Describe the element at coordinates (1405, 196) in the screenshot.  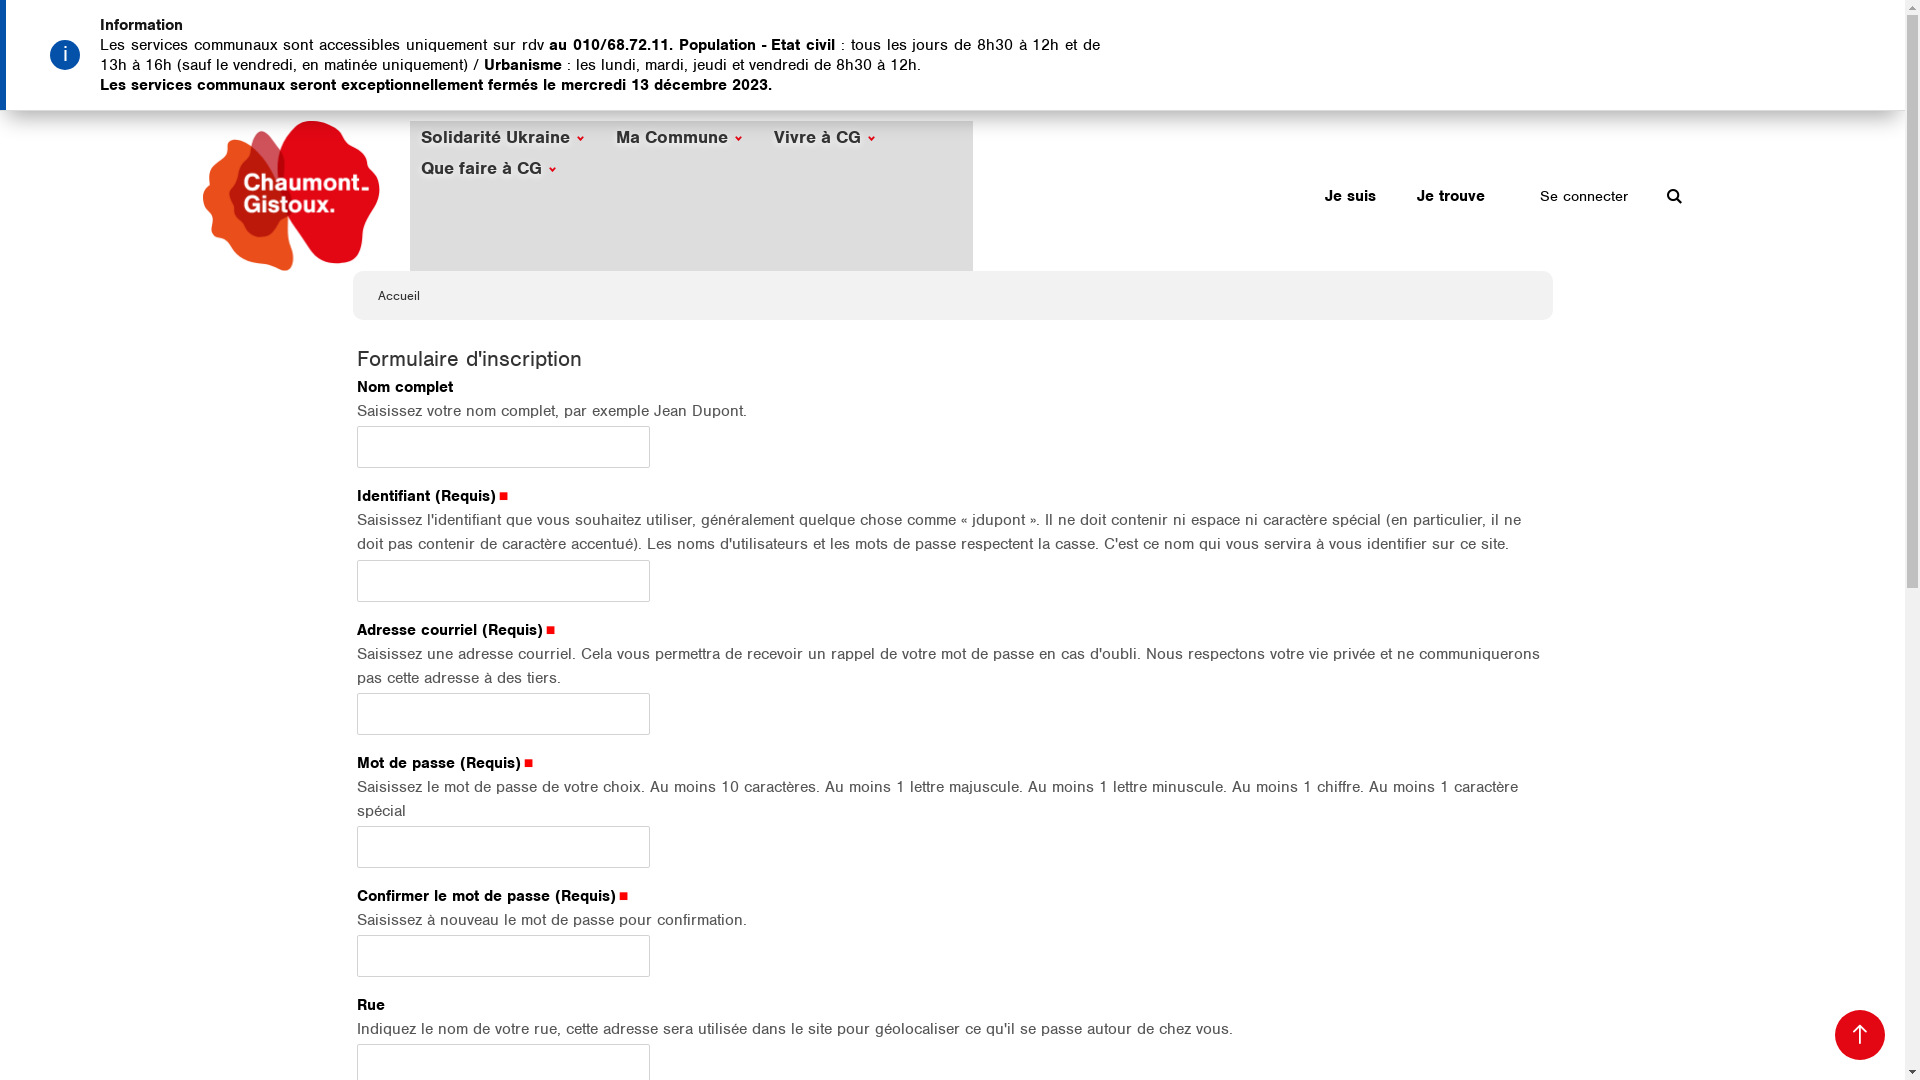
I see `'Je trouve'` at that location.